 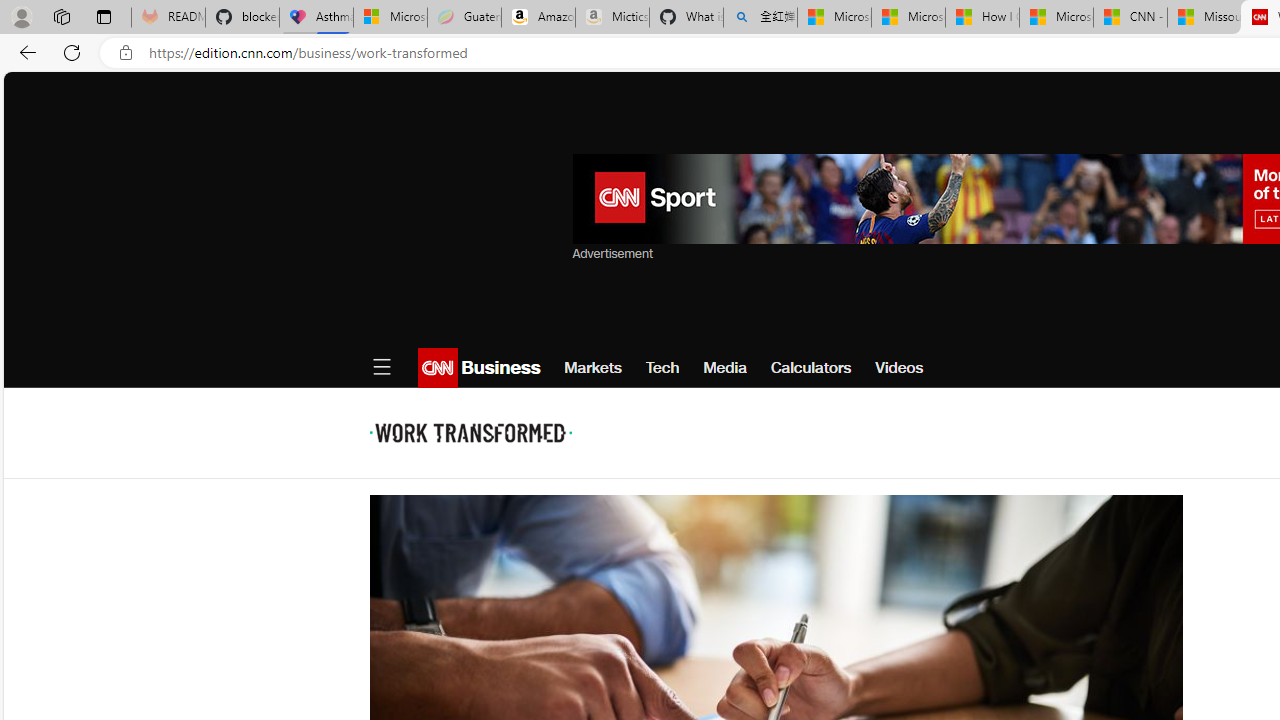 I want to click on 'CNN - MSN', so click(x=1130, y=17).